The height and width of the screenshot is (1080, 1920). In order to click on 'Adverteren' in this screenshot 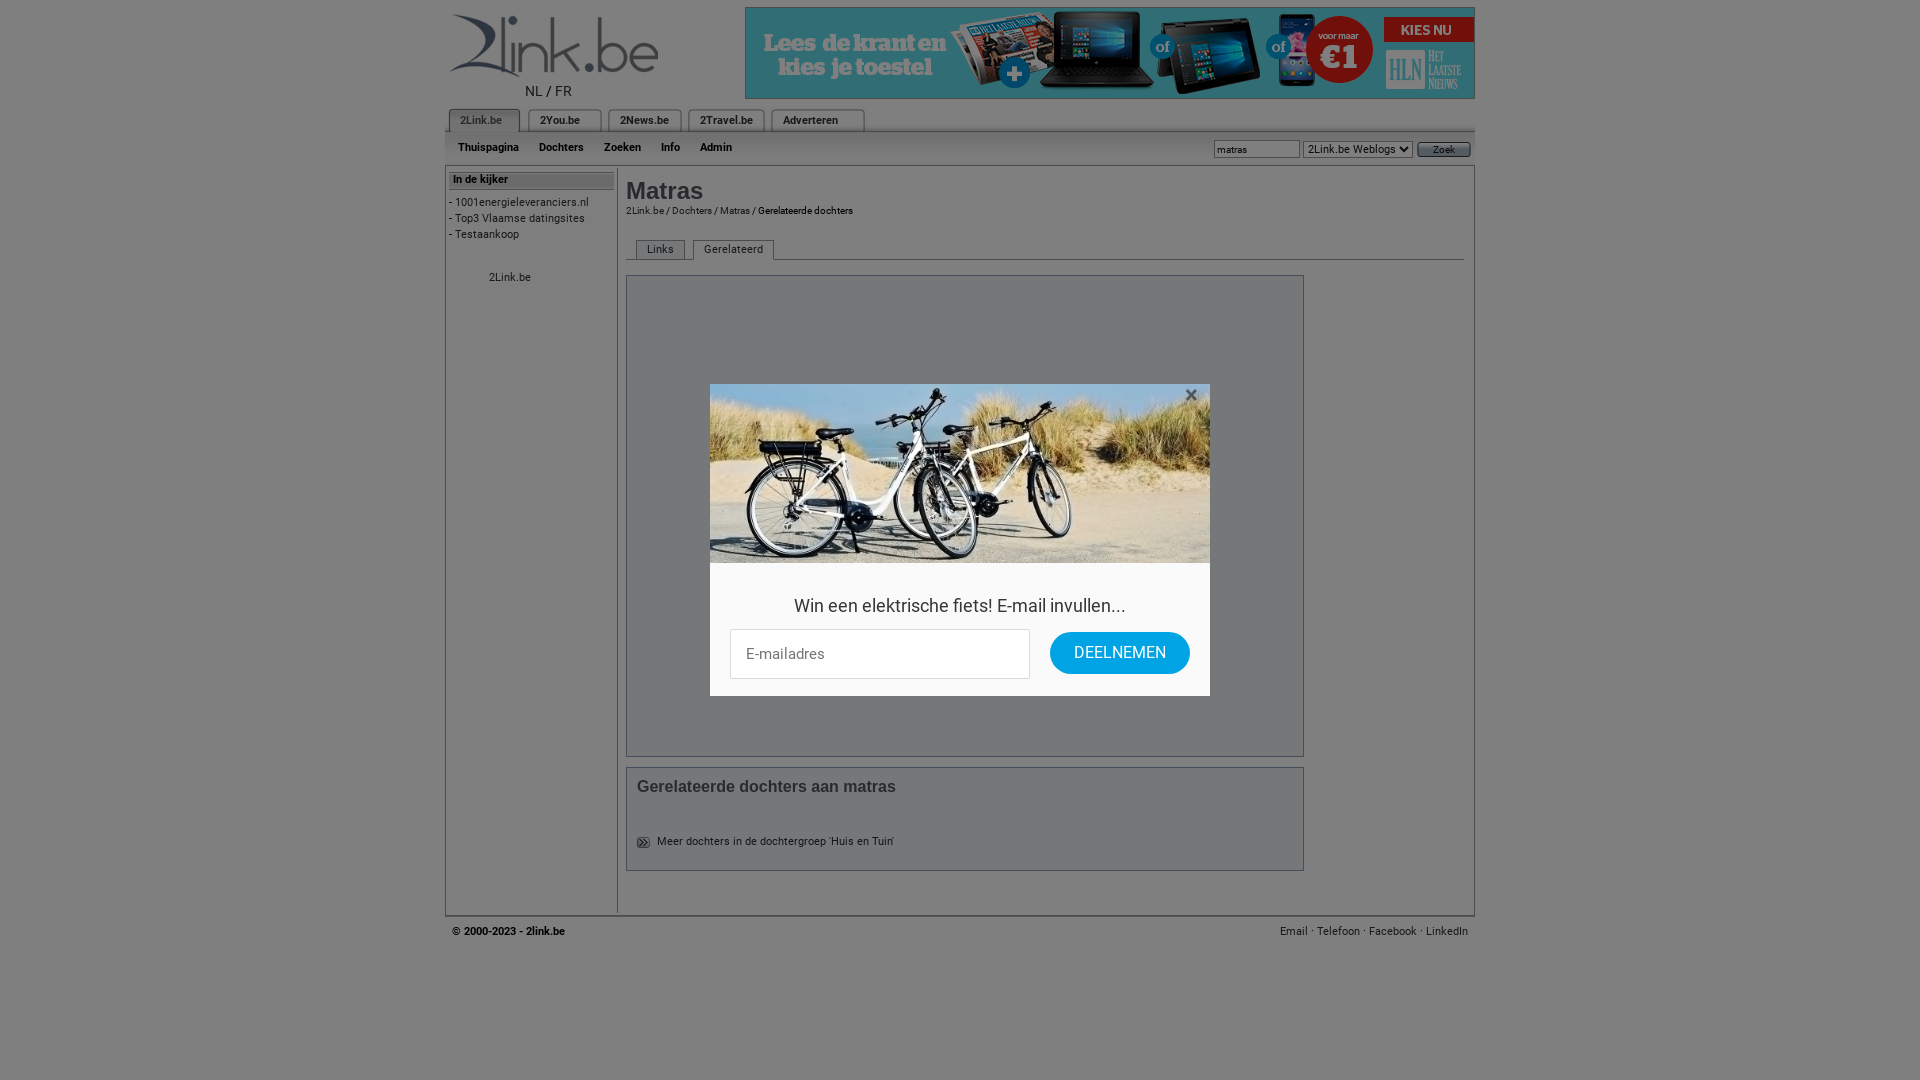, I will do `click(810, 120)`.